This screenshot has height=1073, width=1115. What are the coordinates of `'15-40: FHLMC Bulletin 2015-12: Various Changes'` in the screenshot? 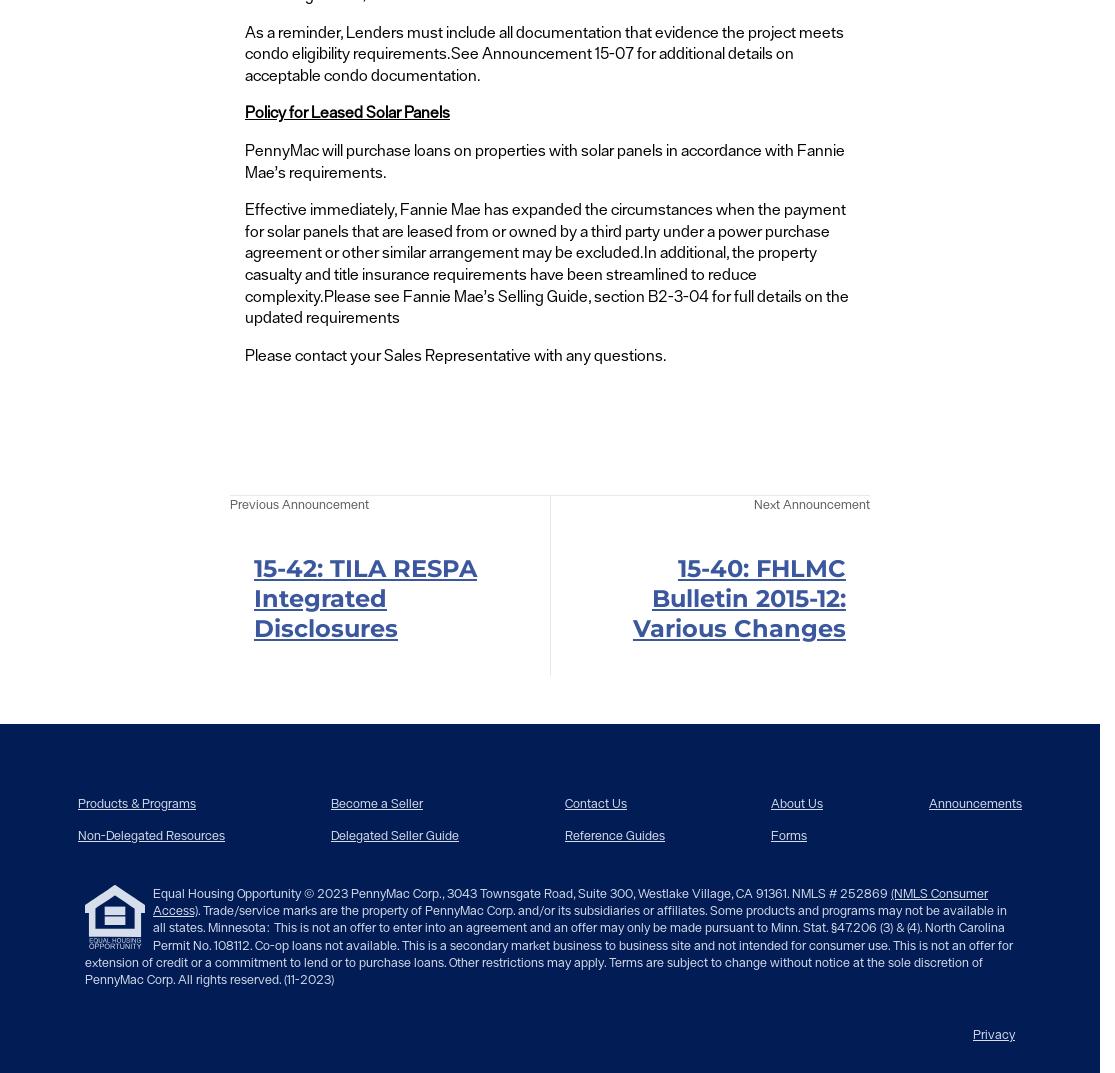 It's located at (738, 596).